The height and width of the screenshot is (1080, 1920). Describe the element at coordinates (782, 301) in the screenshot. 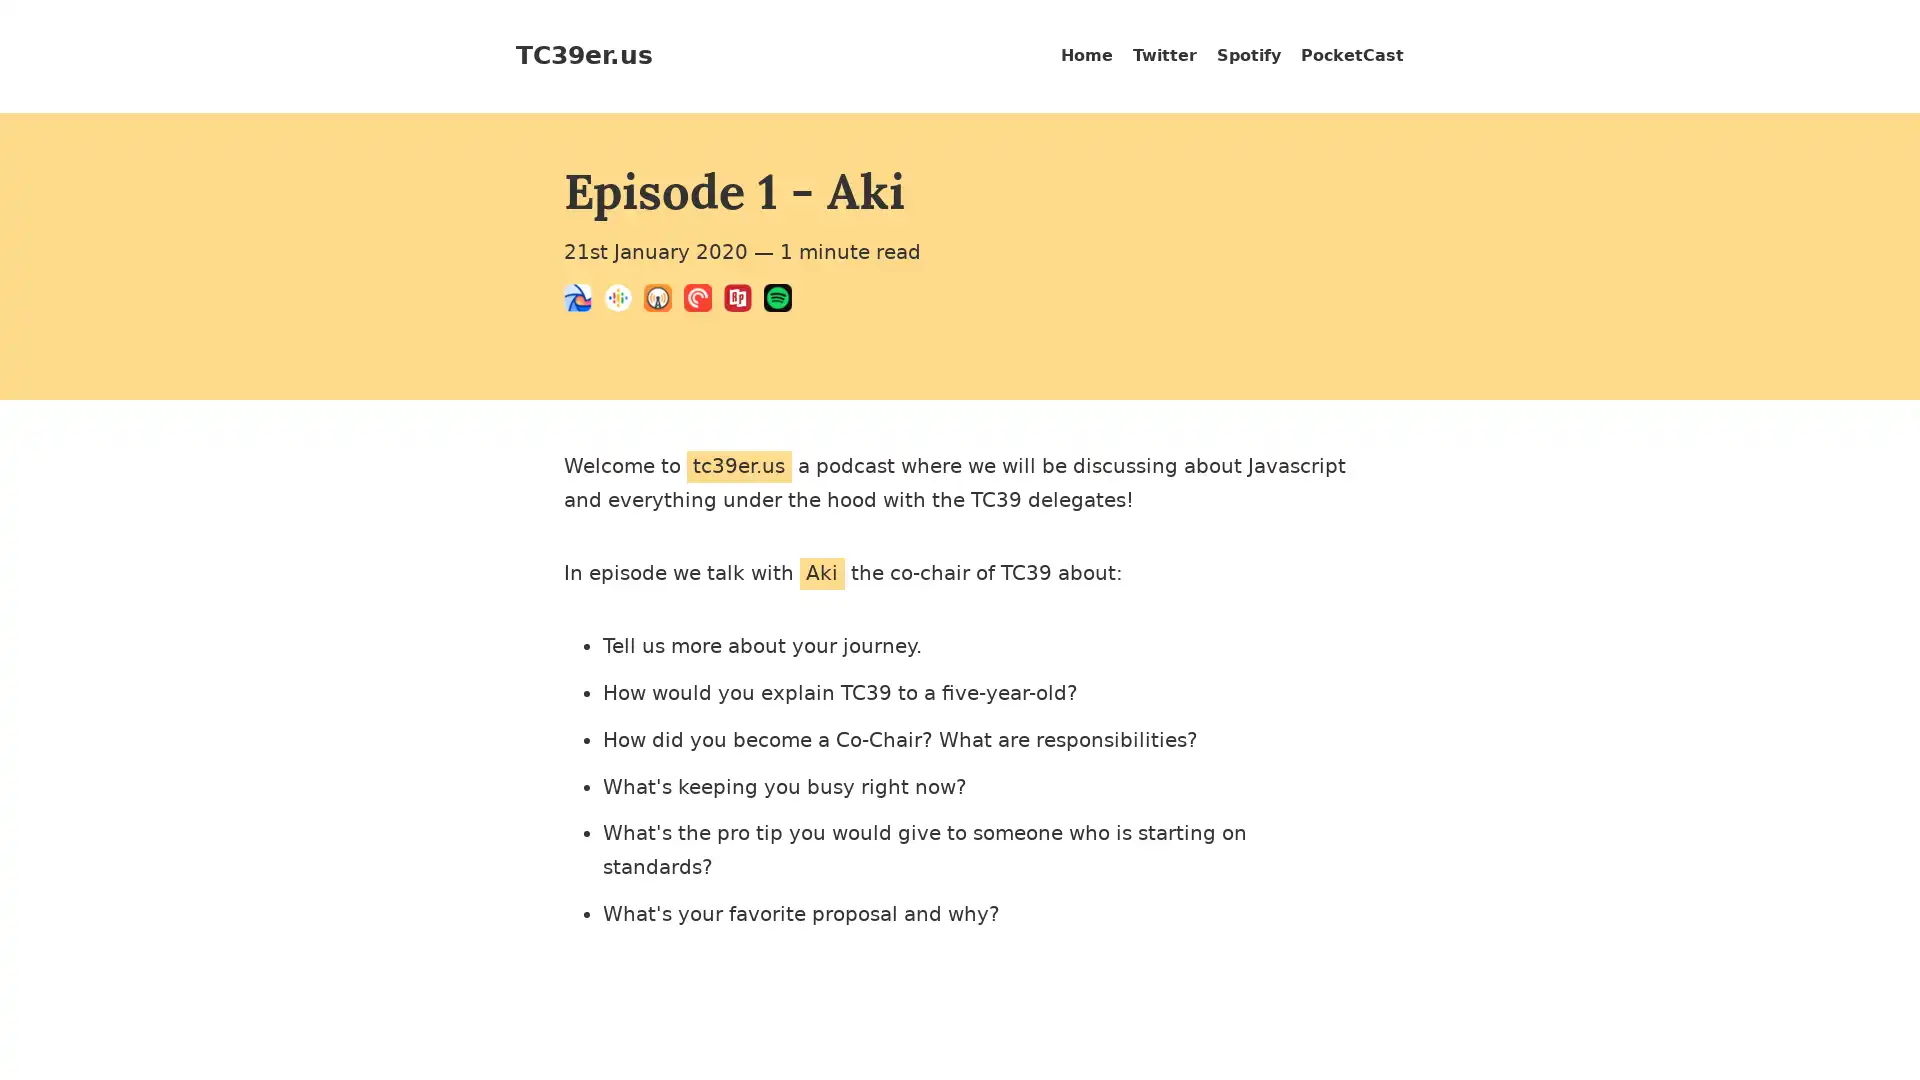

I see `Spotify Logo` at that location.